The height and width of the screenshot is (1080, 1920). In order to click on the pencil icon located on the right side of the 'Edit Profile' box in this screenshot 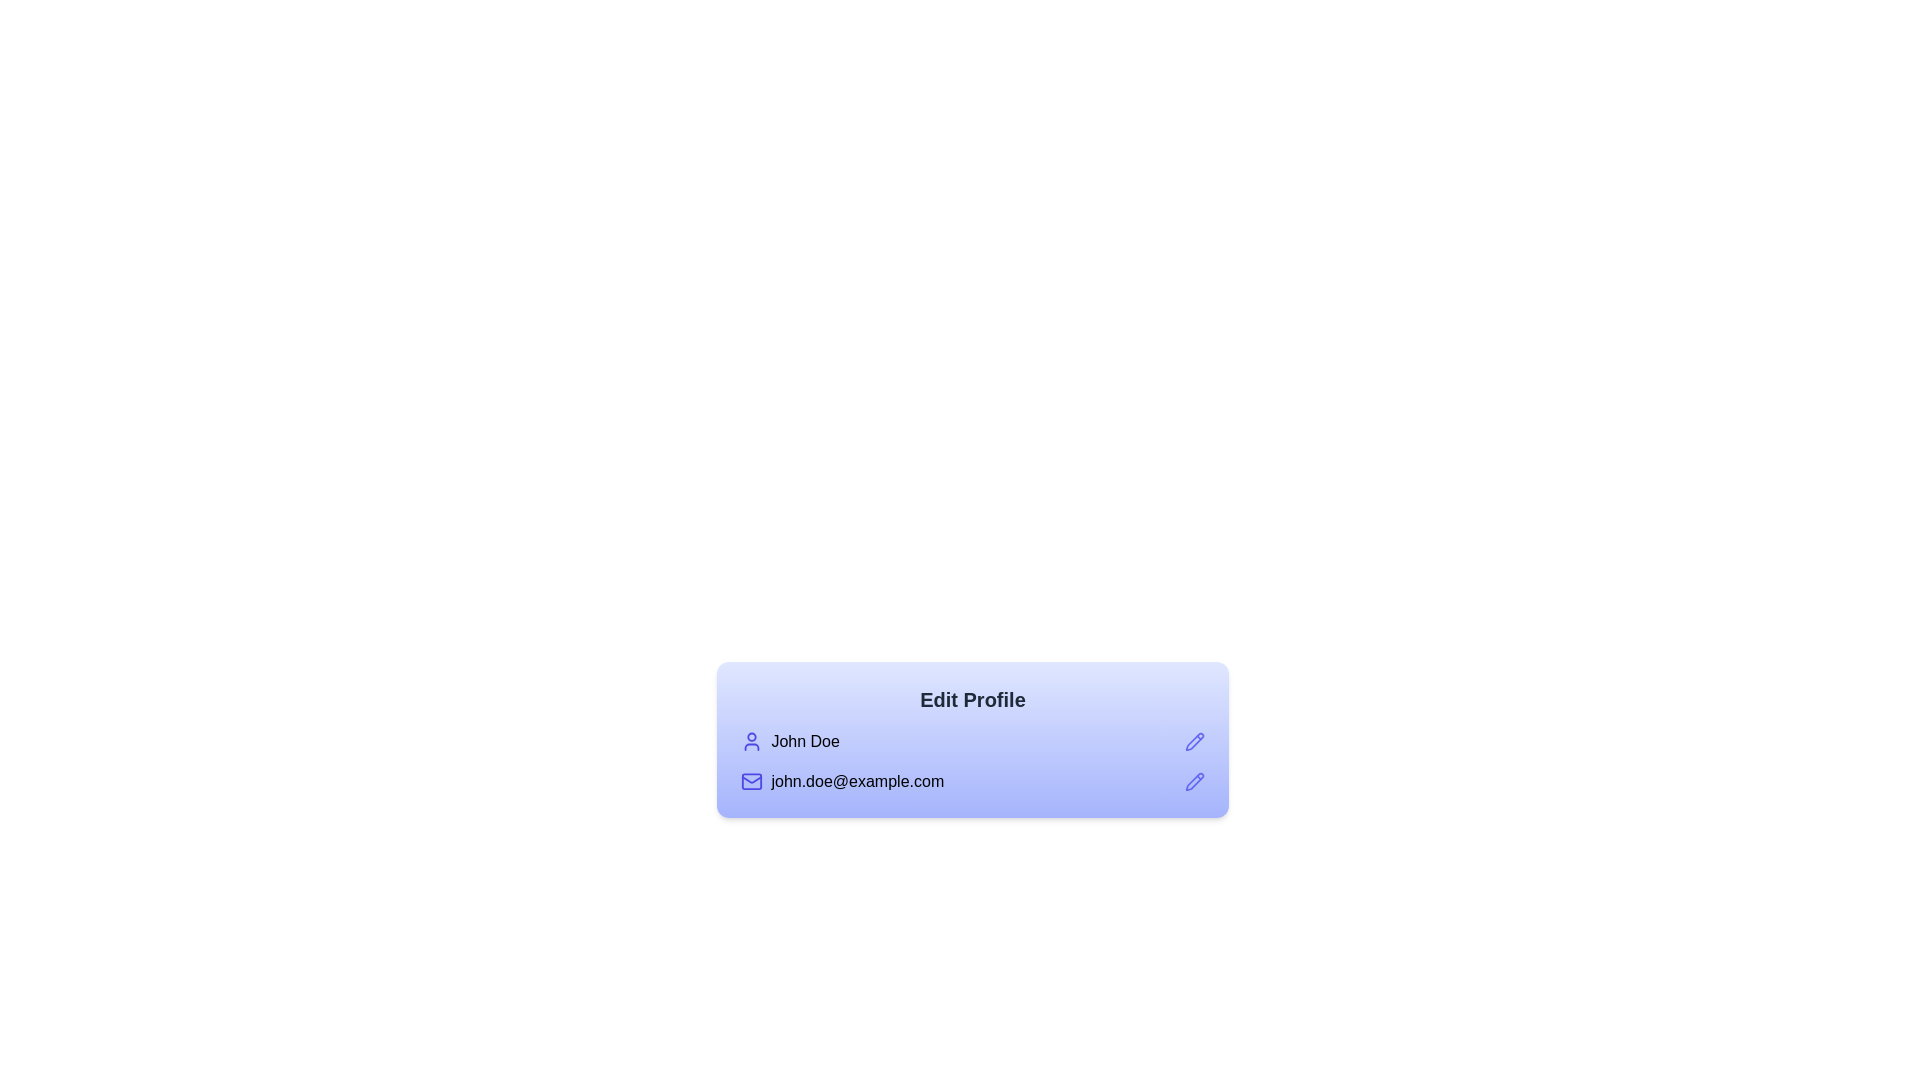, I will do `click(1195, 741)`.